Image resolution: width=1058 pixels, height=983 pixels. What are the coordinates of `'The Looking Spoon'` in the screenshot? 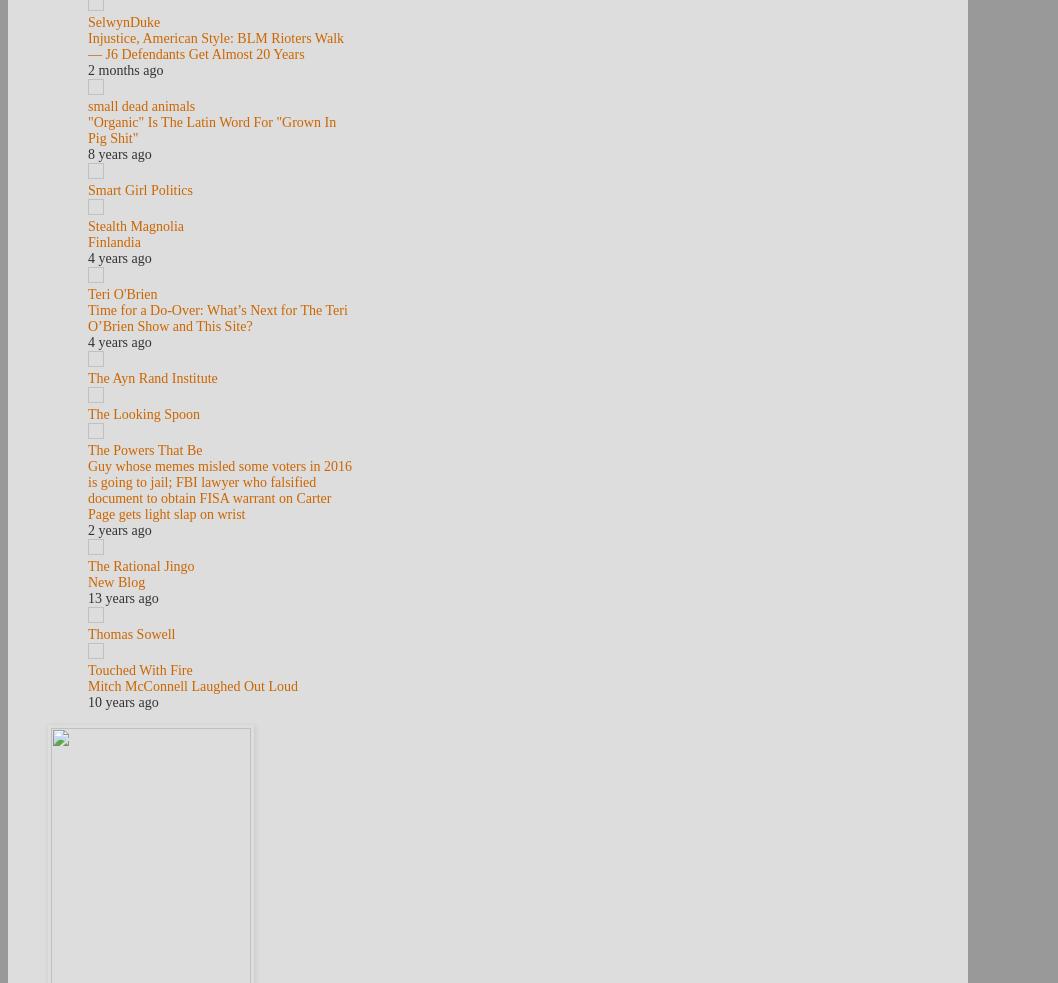 It's located at (88, 413).